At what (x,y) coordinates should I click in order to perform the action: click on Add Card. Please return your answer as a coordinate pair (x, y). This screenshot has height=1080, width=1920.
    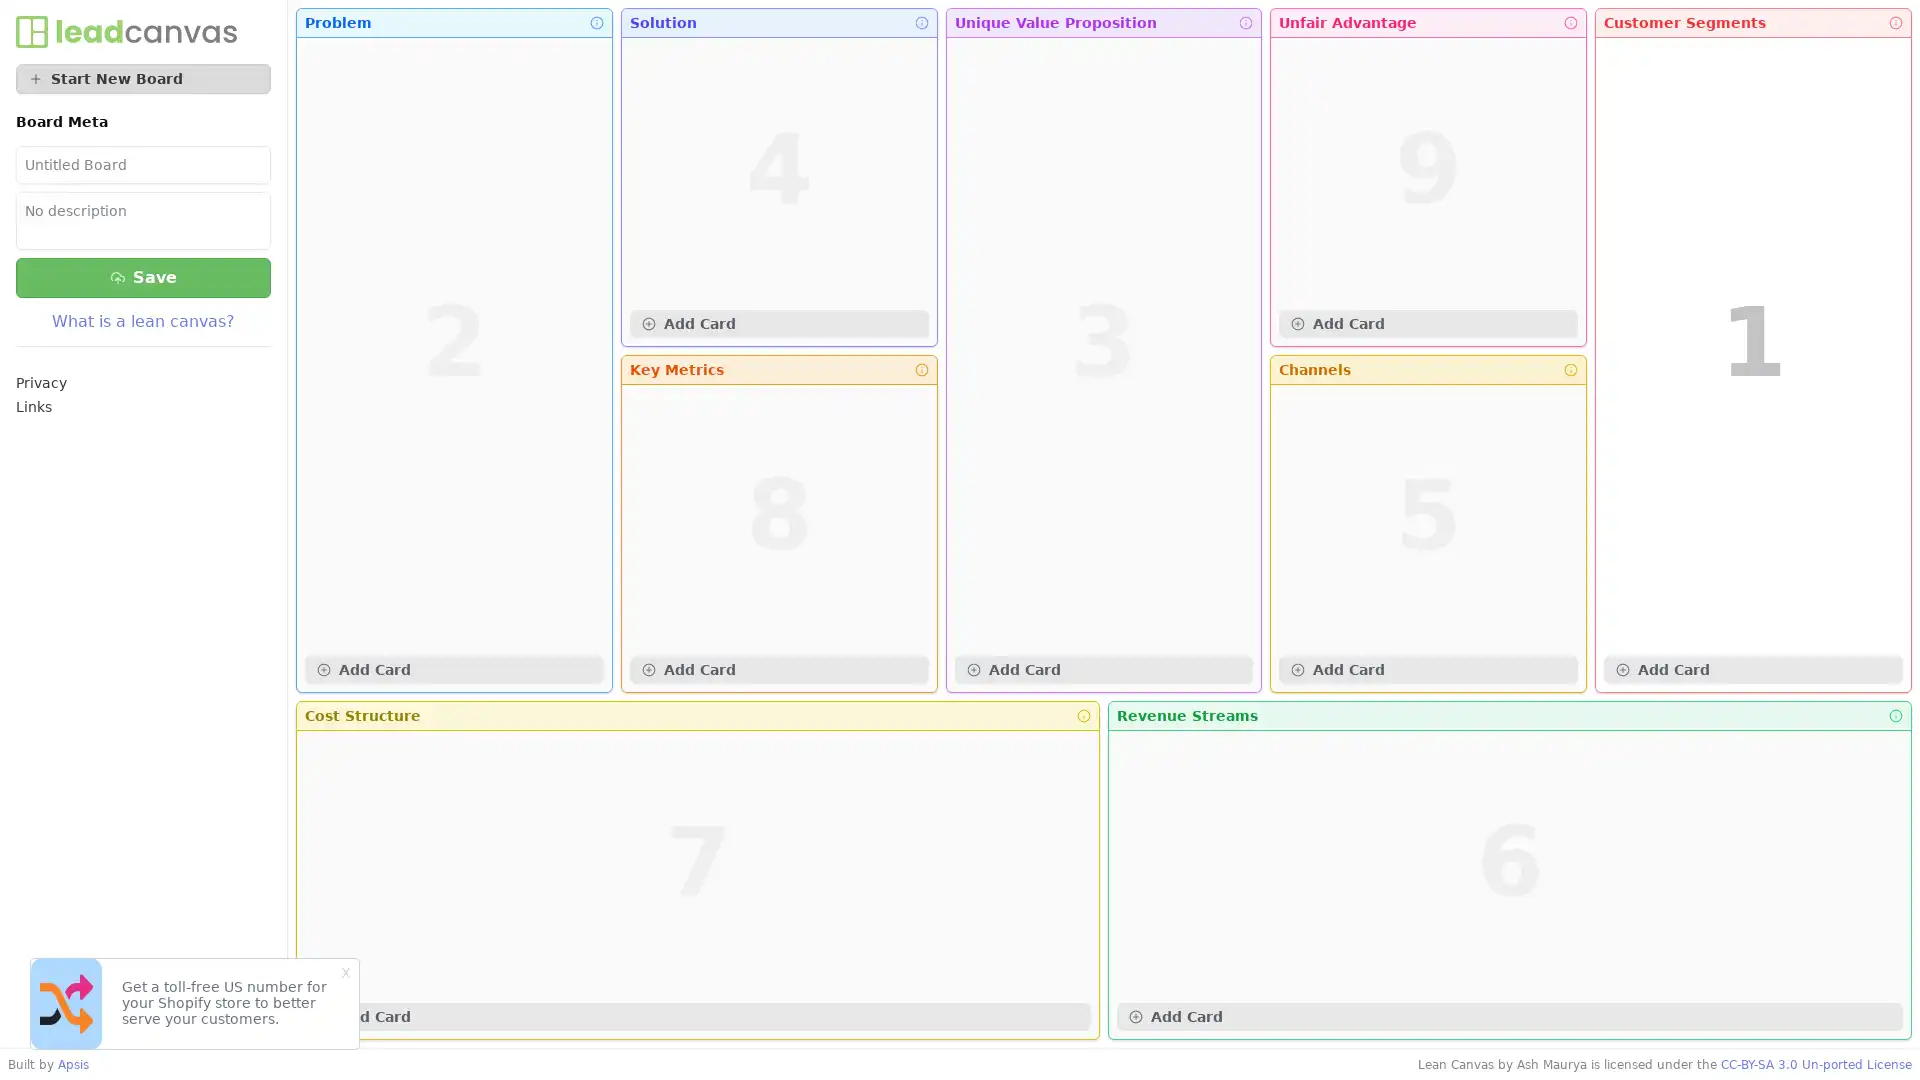
    Looking at the image, I should click on (777, 322).